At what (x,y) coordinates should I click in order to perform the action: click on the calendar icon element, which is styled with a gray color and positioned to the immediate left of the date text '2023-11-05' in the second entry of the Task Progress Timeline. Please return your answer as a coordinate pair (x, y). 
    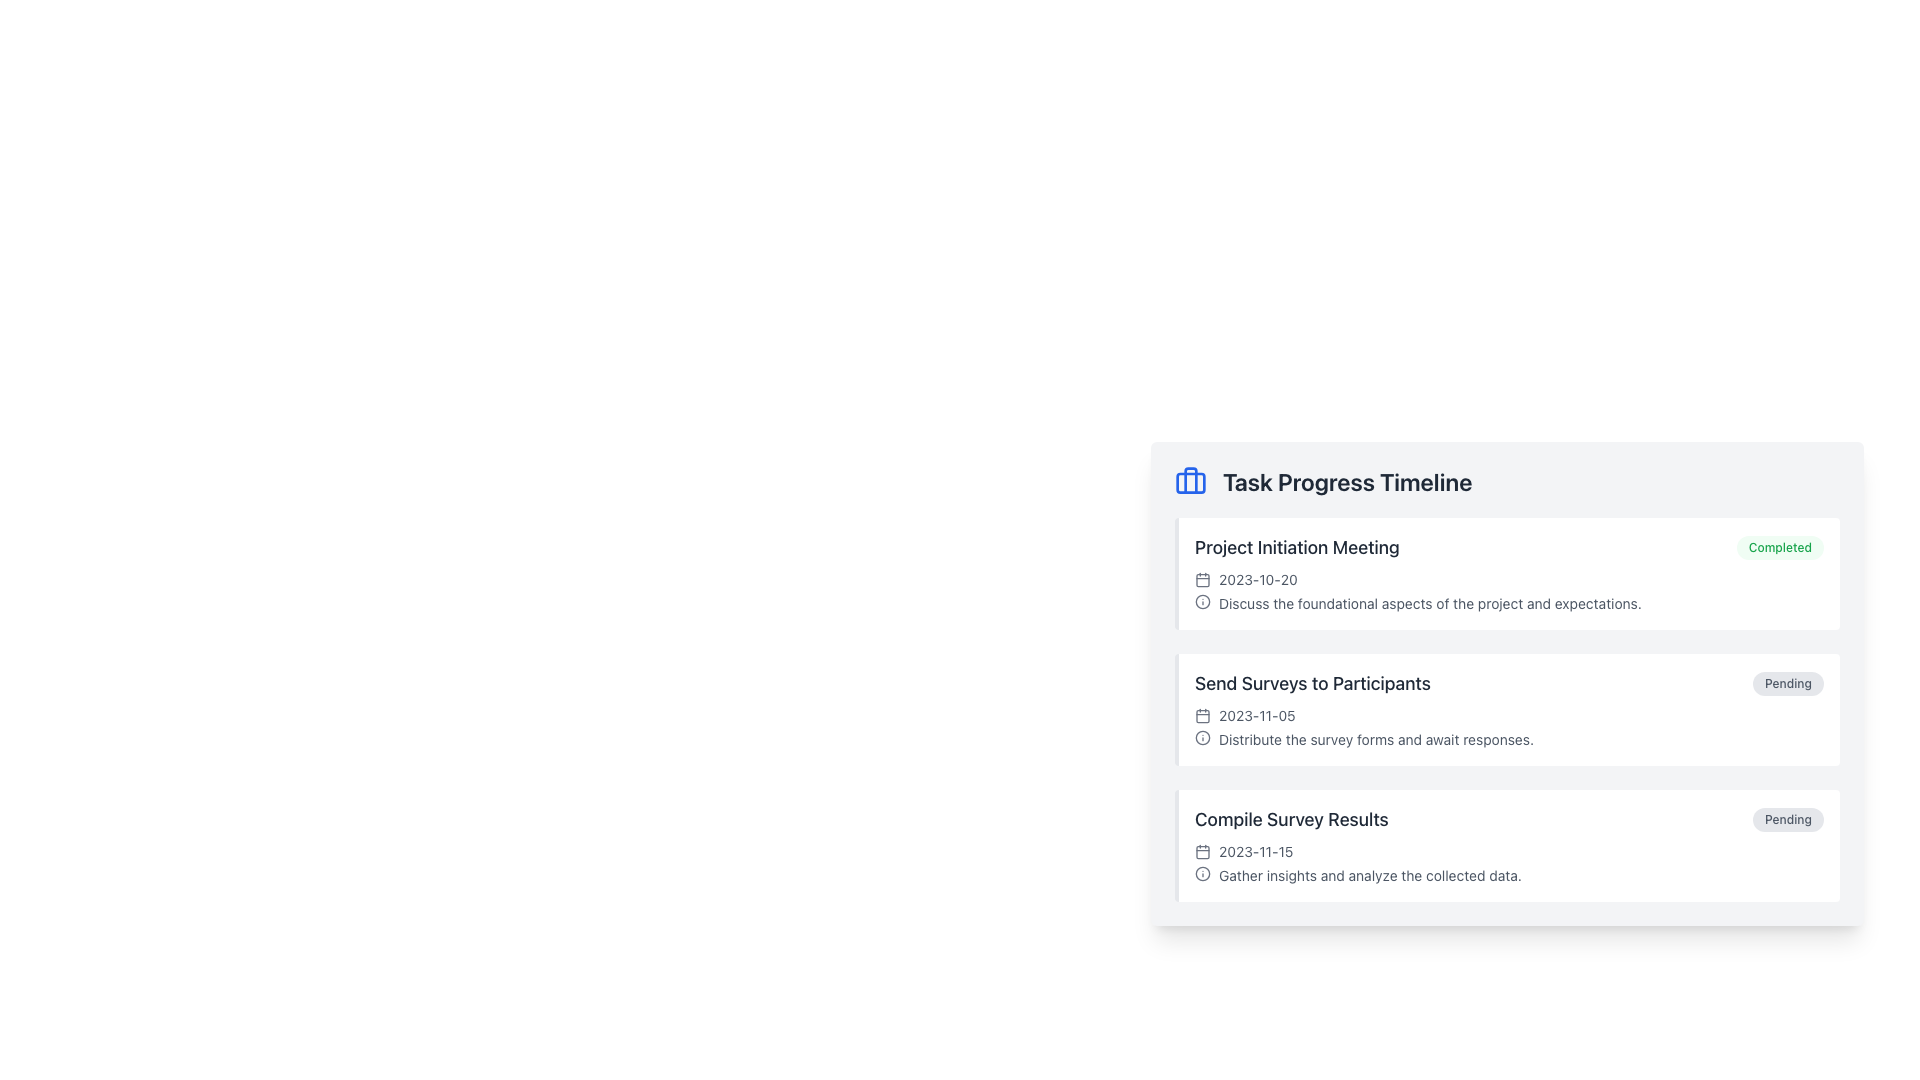
    Looking at the image, I should click on (1202, 715).